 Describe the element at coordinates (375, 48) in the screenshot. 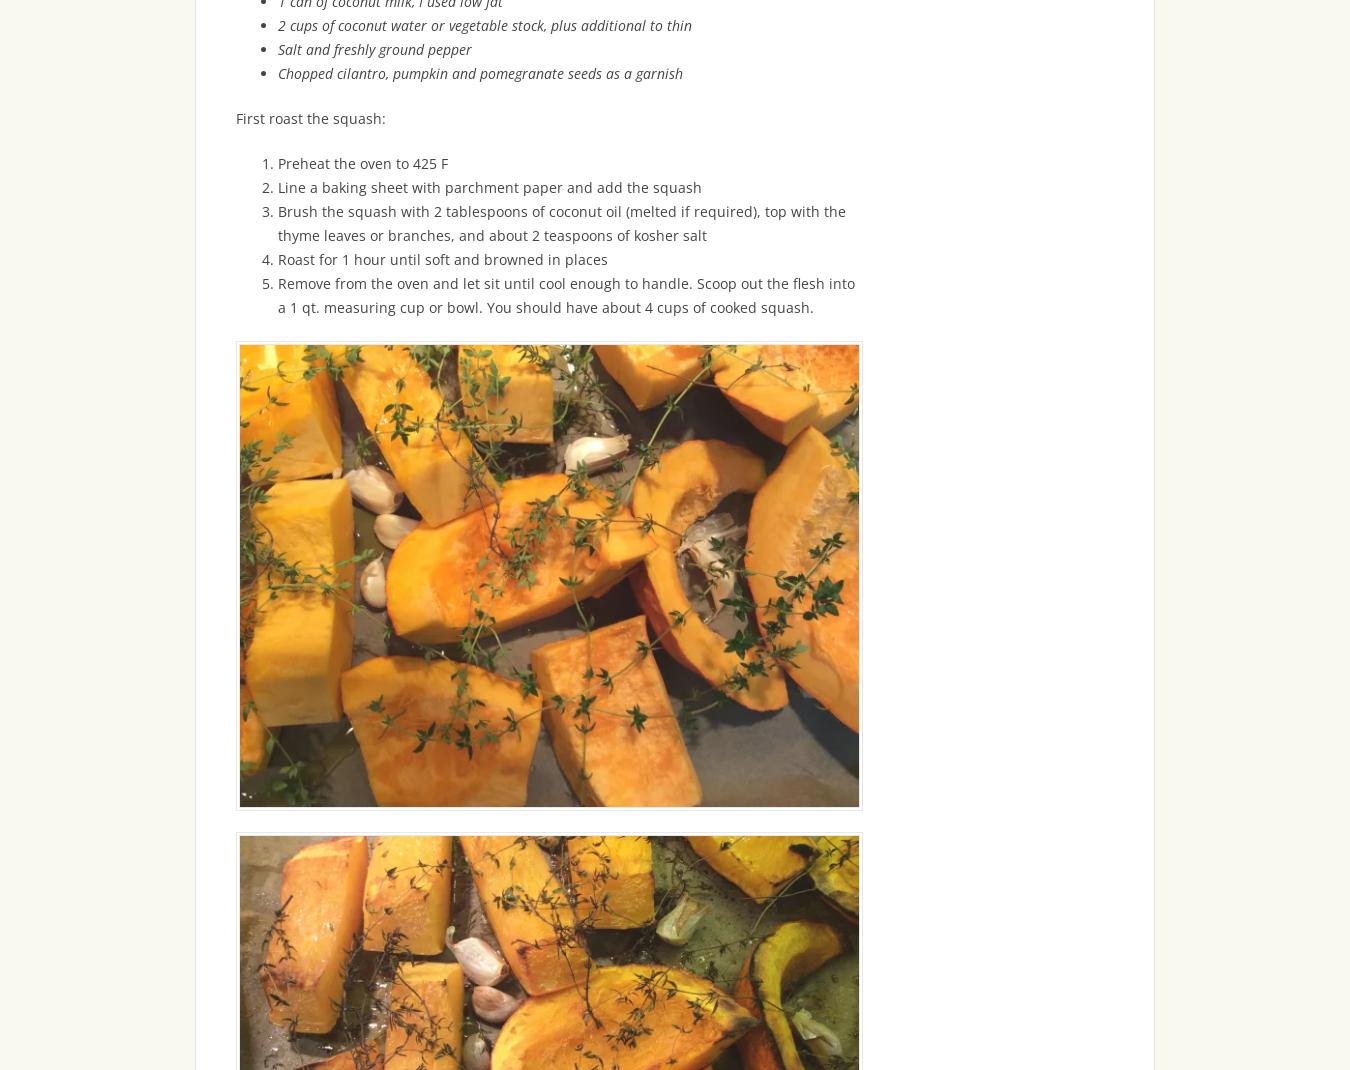

I see `'Salt and freshly ground pepper'` at that location.